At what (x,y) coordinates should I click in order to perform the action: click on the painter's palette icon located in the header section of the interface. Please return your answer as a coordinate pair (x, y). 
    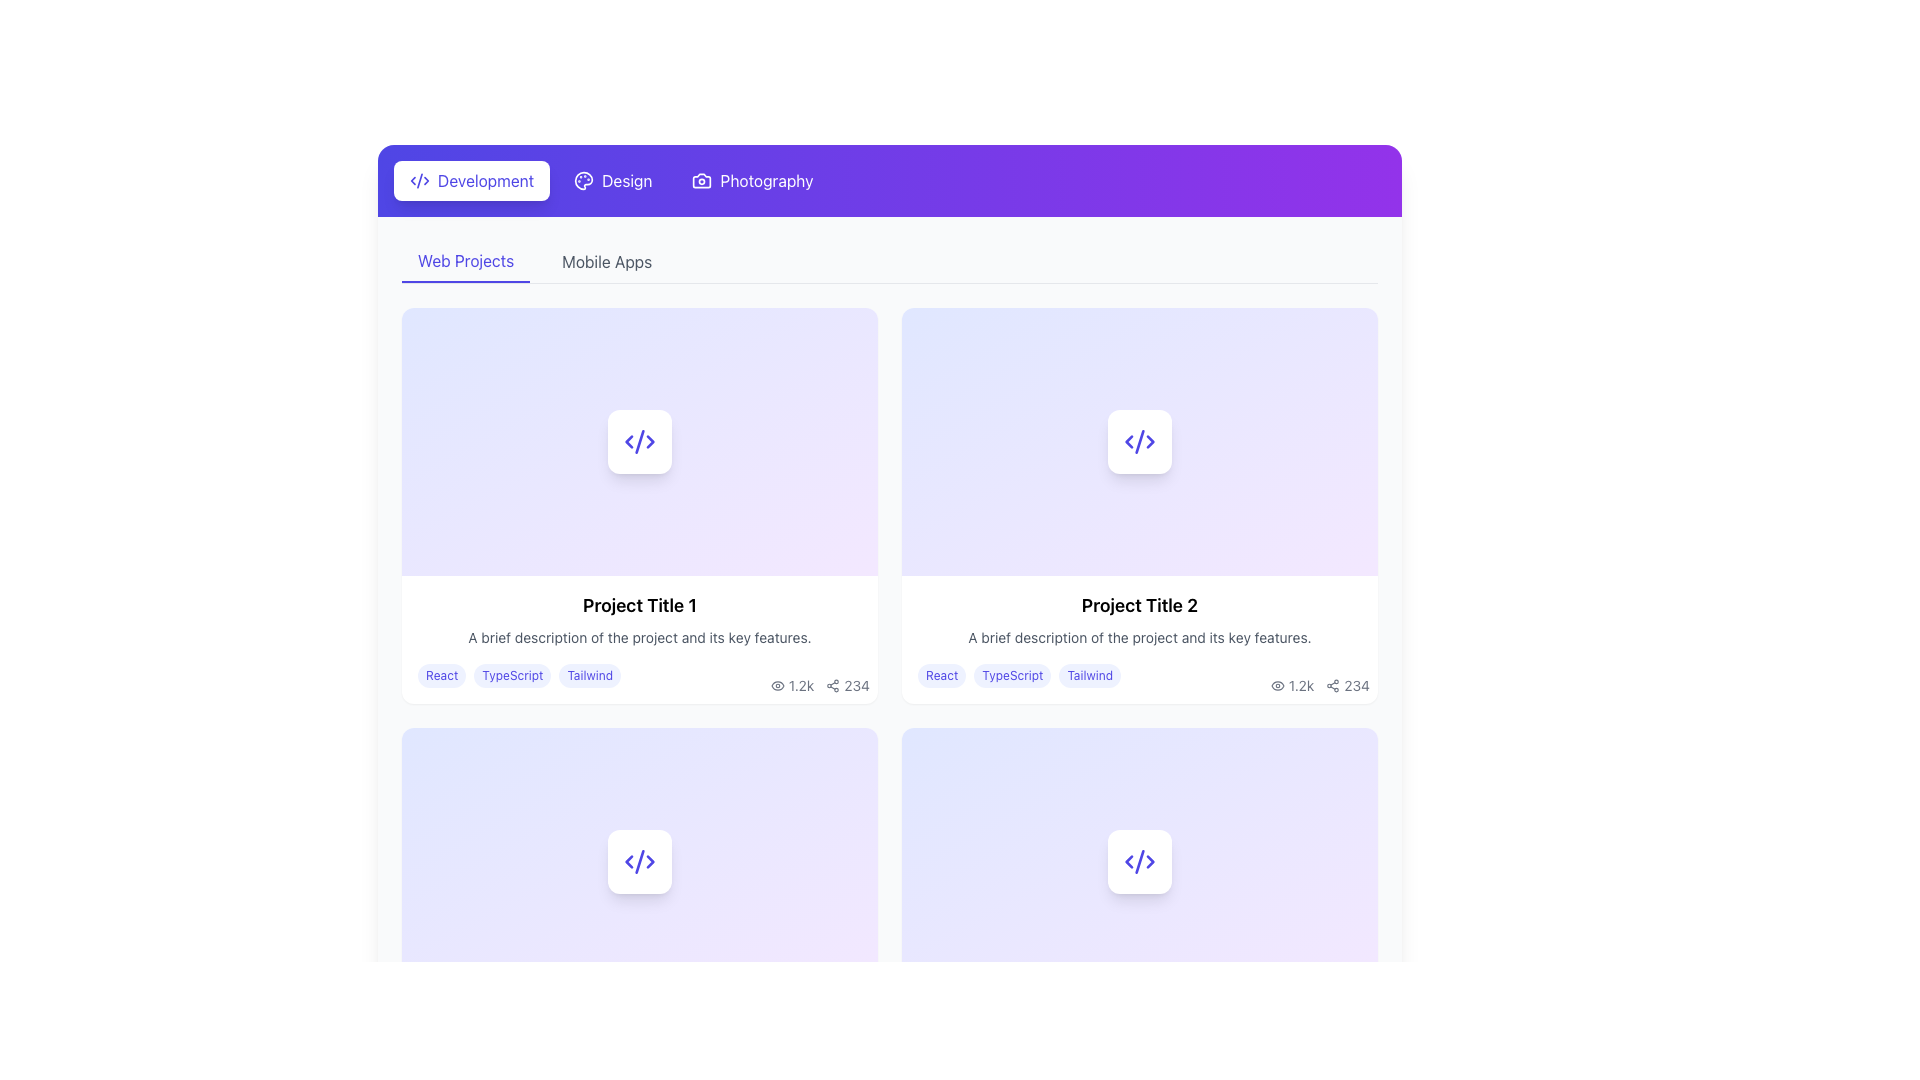
    Looking at the image, I should click on (583, 181).